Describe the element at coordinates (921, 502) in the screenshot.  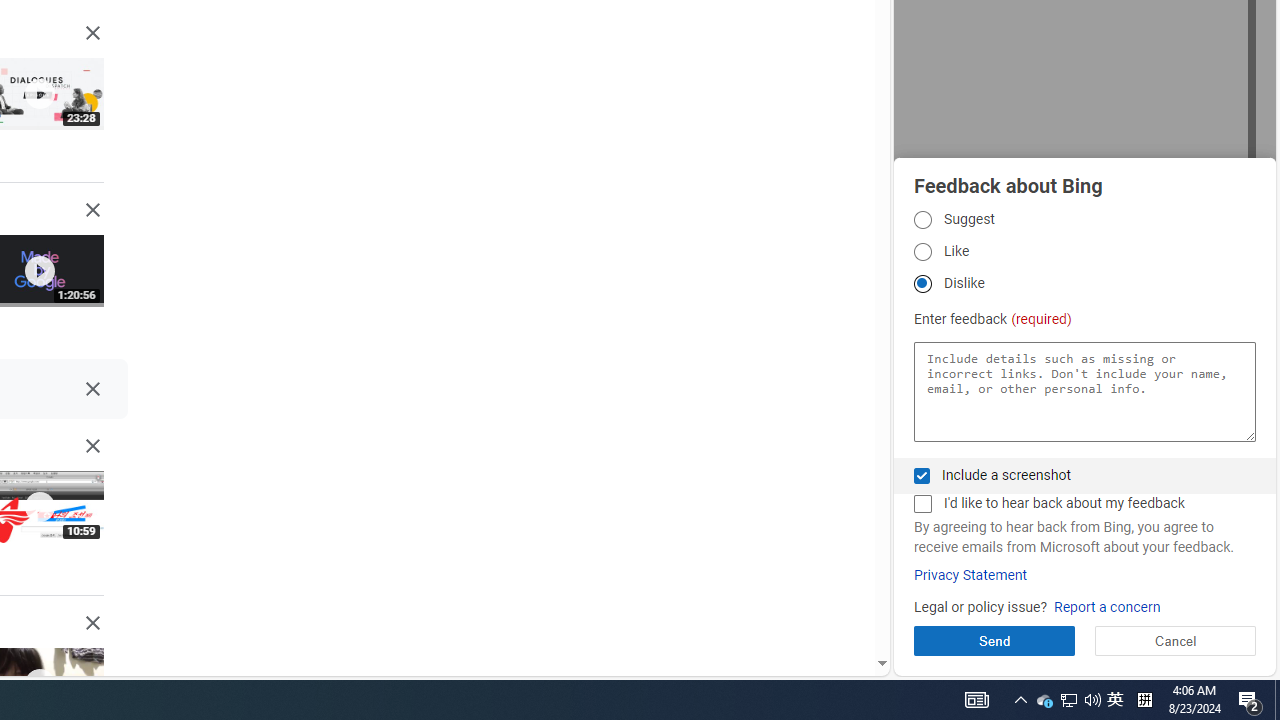
I see `'AutomationID: fbpgdgcmchk'` at that location.